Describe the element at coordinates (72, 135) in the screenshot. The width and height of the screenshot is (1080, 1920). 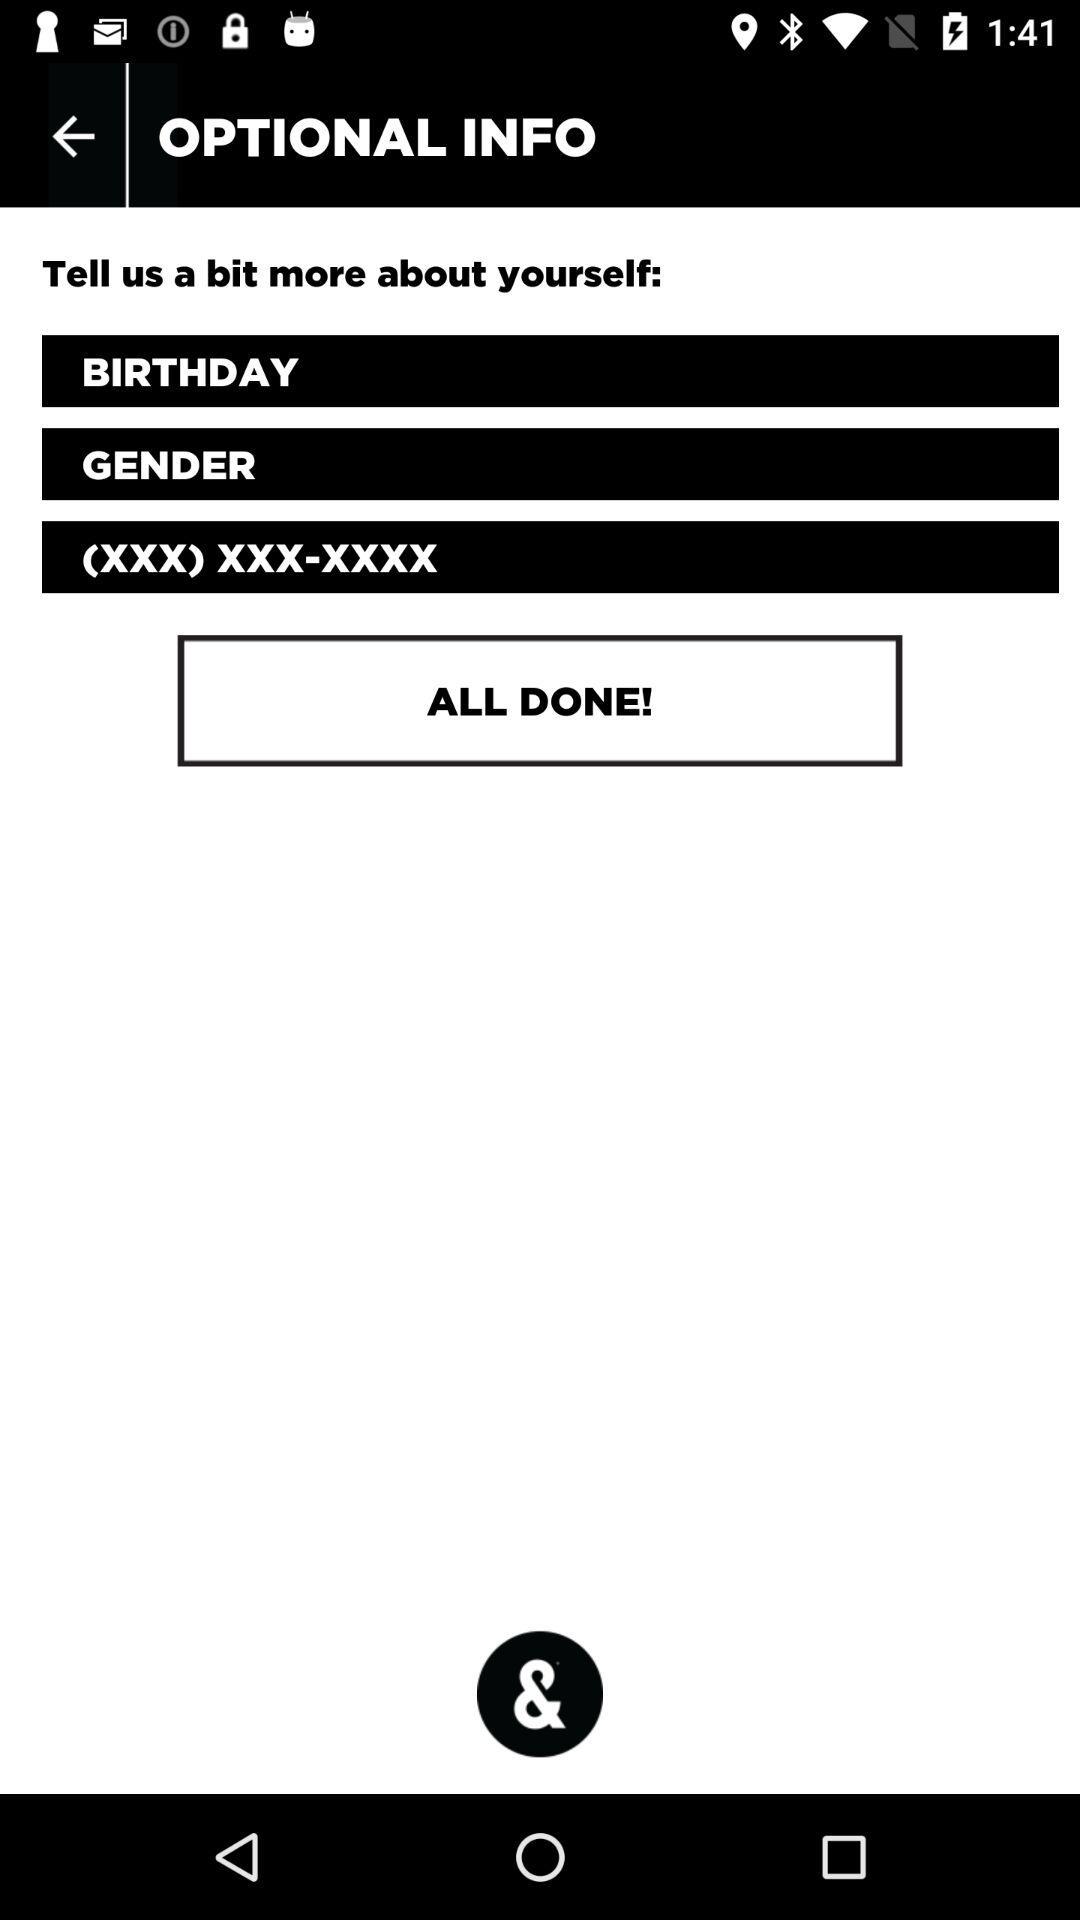
I see `the icon at the top left corner` at that location.